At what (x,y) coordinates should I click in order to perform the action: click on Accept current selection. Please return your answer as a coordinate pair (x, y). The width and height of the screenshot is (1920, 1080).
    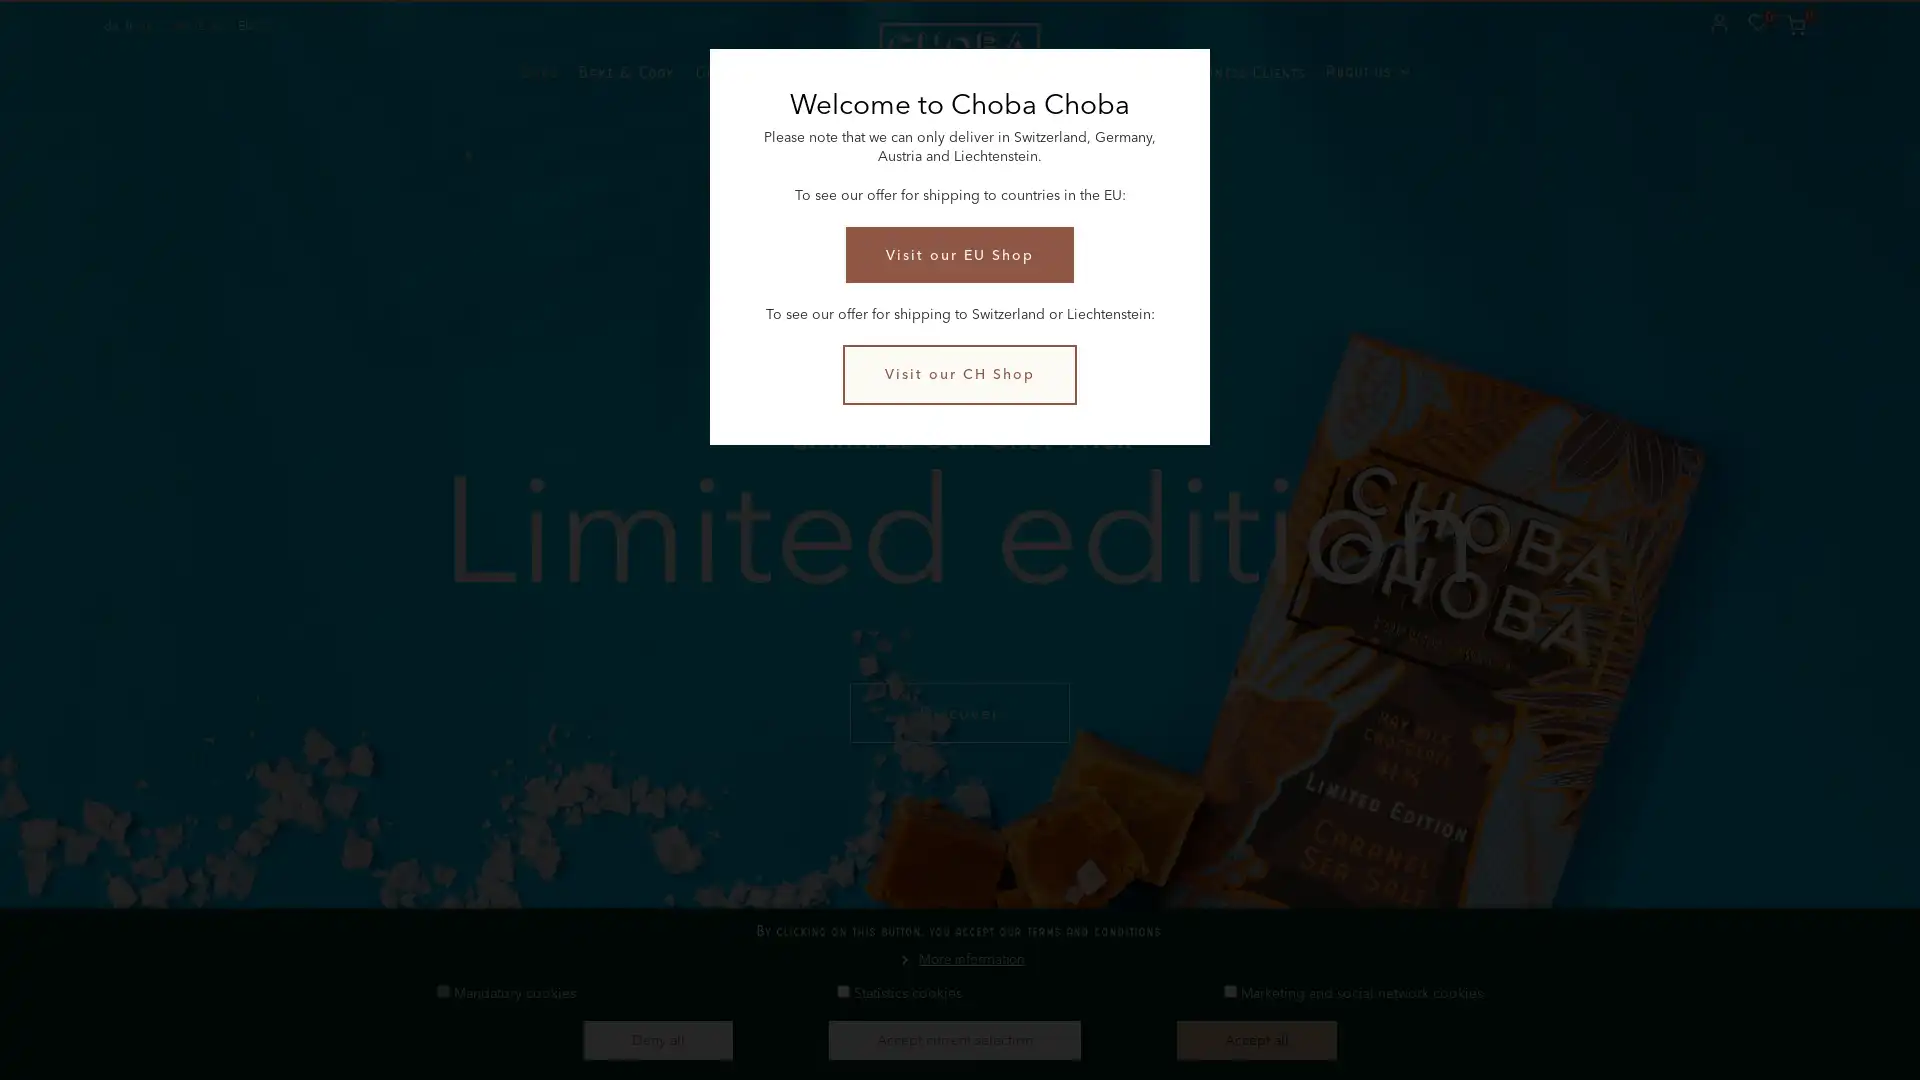
    Looking at the image, I should click on (953, 1039).